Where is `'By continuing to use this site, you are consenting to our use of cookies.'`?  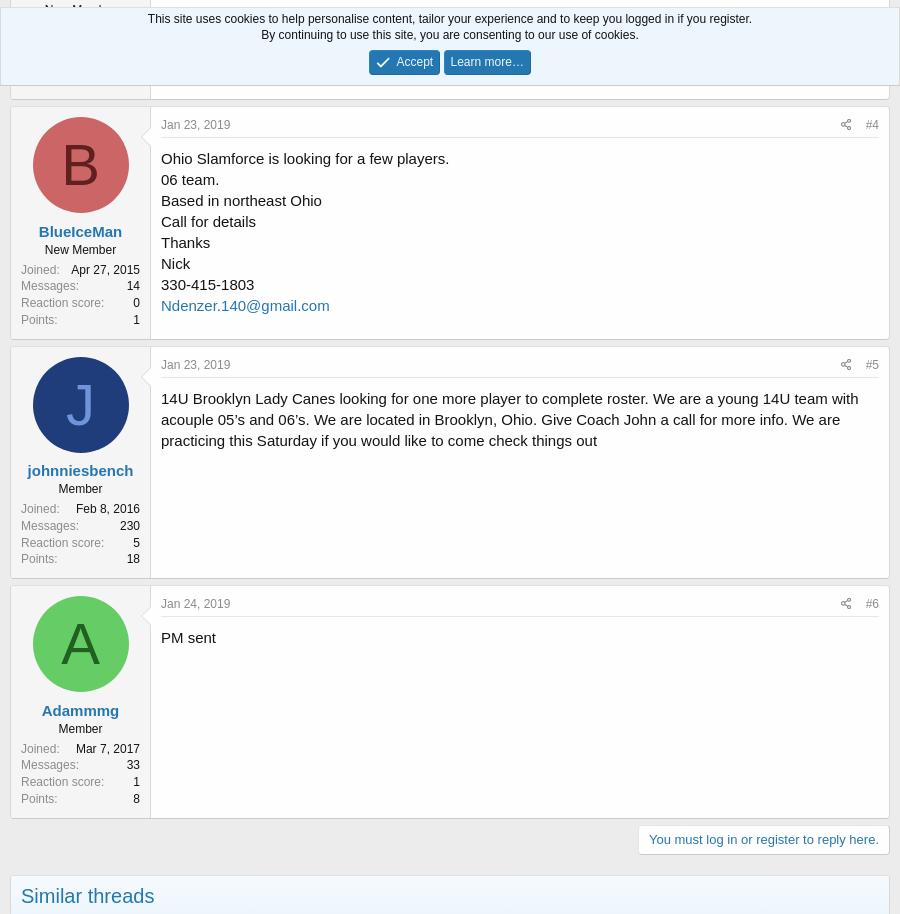
'By continuing to use this site, you are consenting to our use of cookies.' is located at coordinates (449, 35).